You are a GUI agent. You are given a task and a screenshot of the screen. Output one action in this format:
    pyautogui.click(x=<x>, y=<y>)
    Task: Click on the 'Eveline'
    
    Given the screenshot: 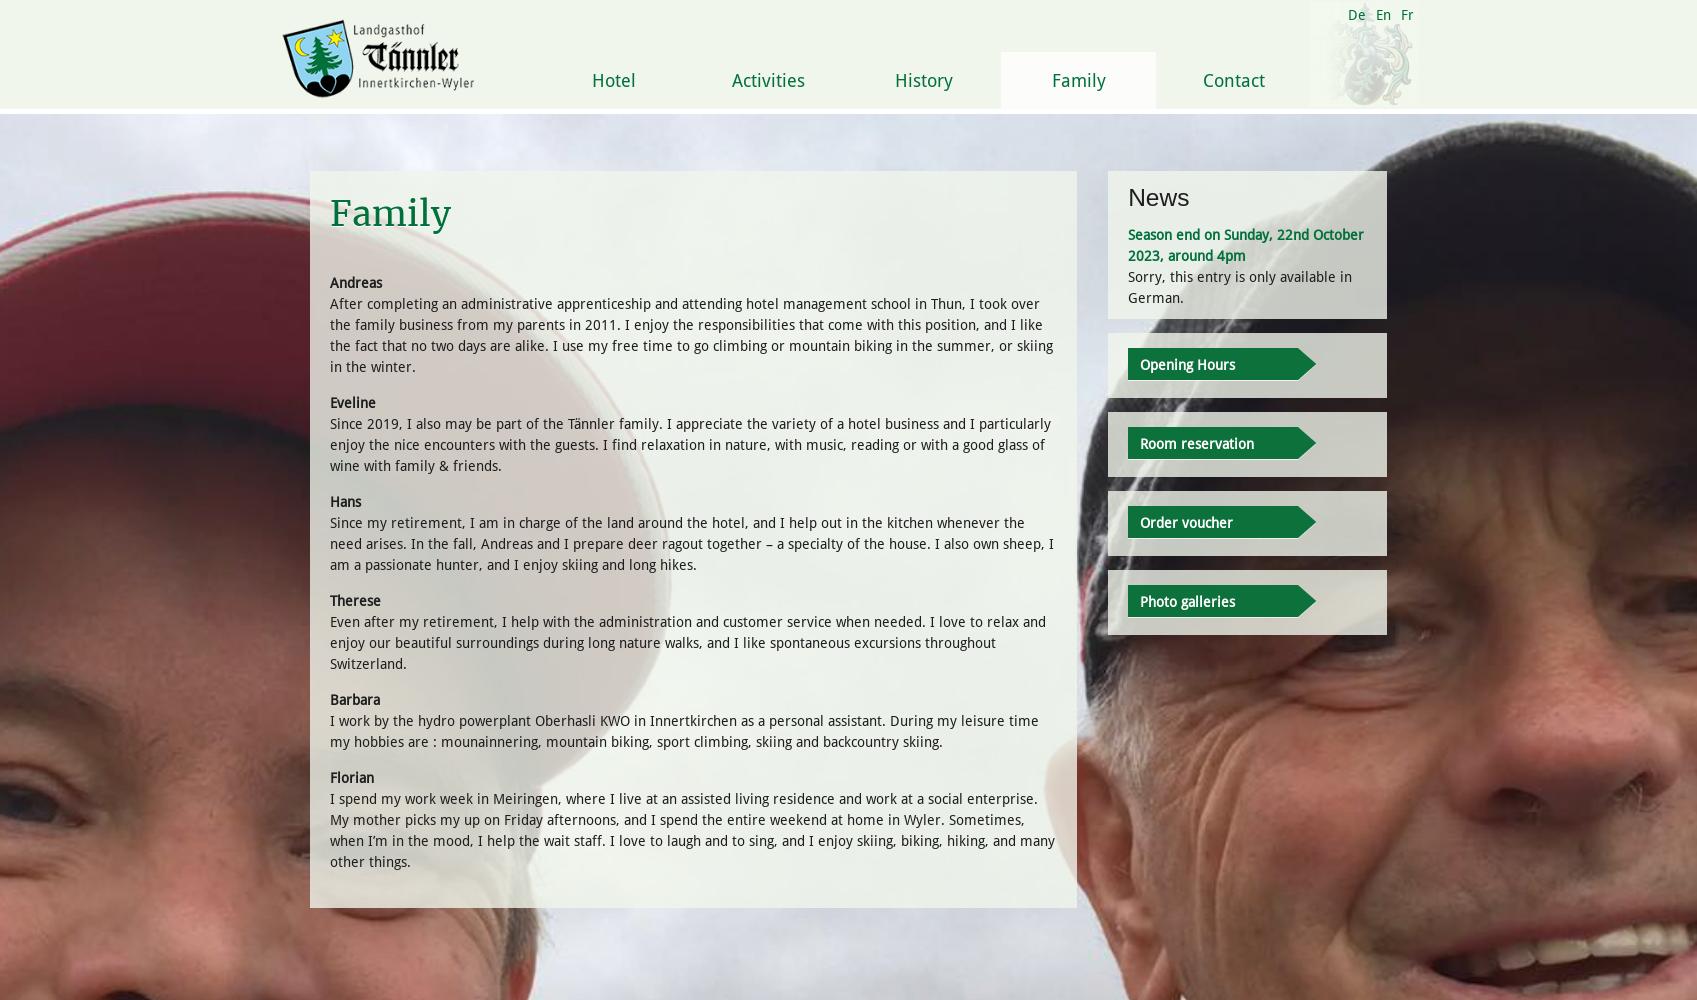 What is the action you would take?
    pyautogui.click(x=351, y=402)
    